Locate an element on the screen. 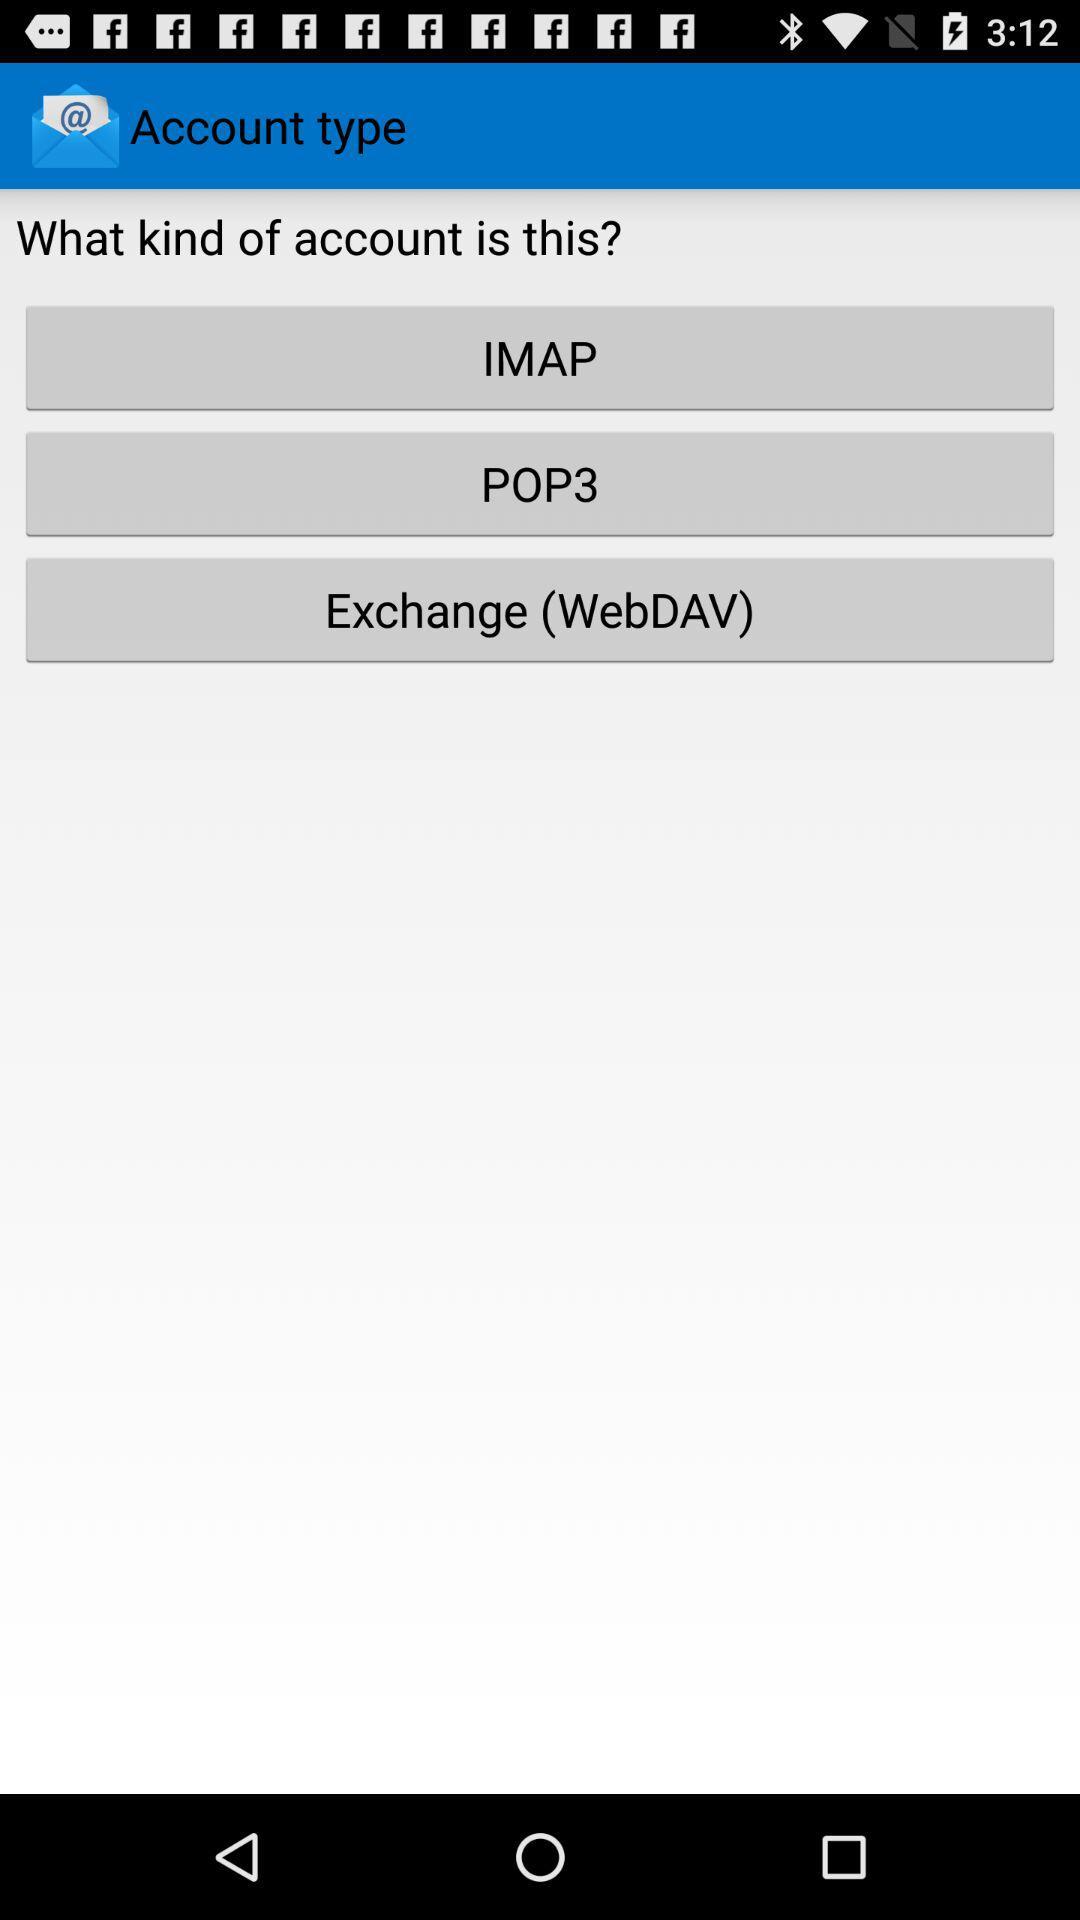 The image size is (1080, 1920). imap is located at coordinates (540, 357).